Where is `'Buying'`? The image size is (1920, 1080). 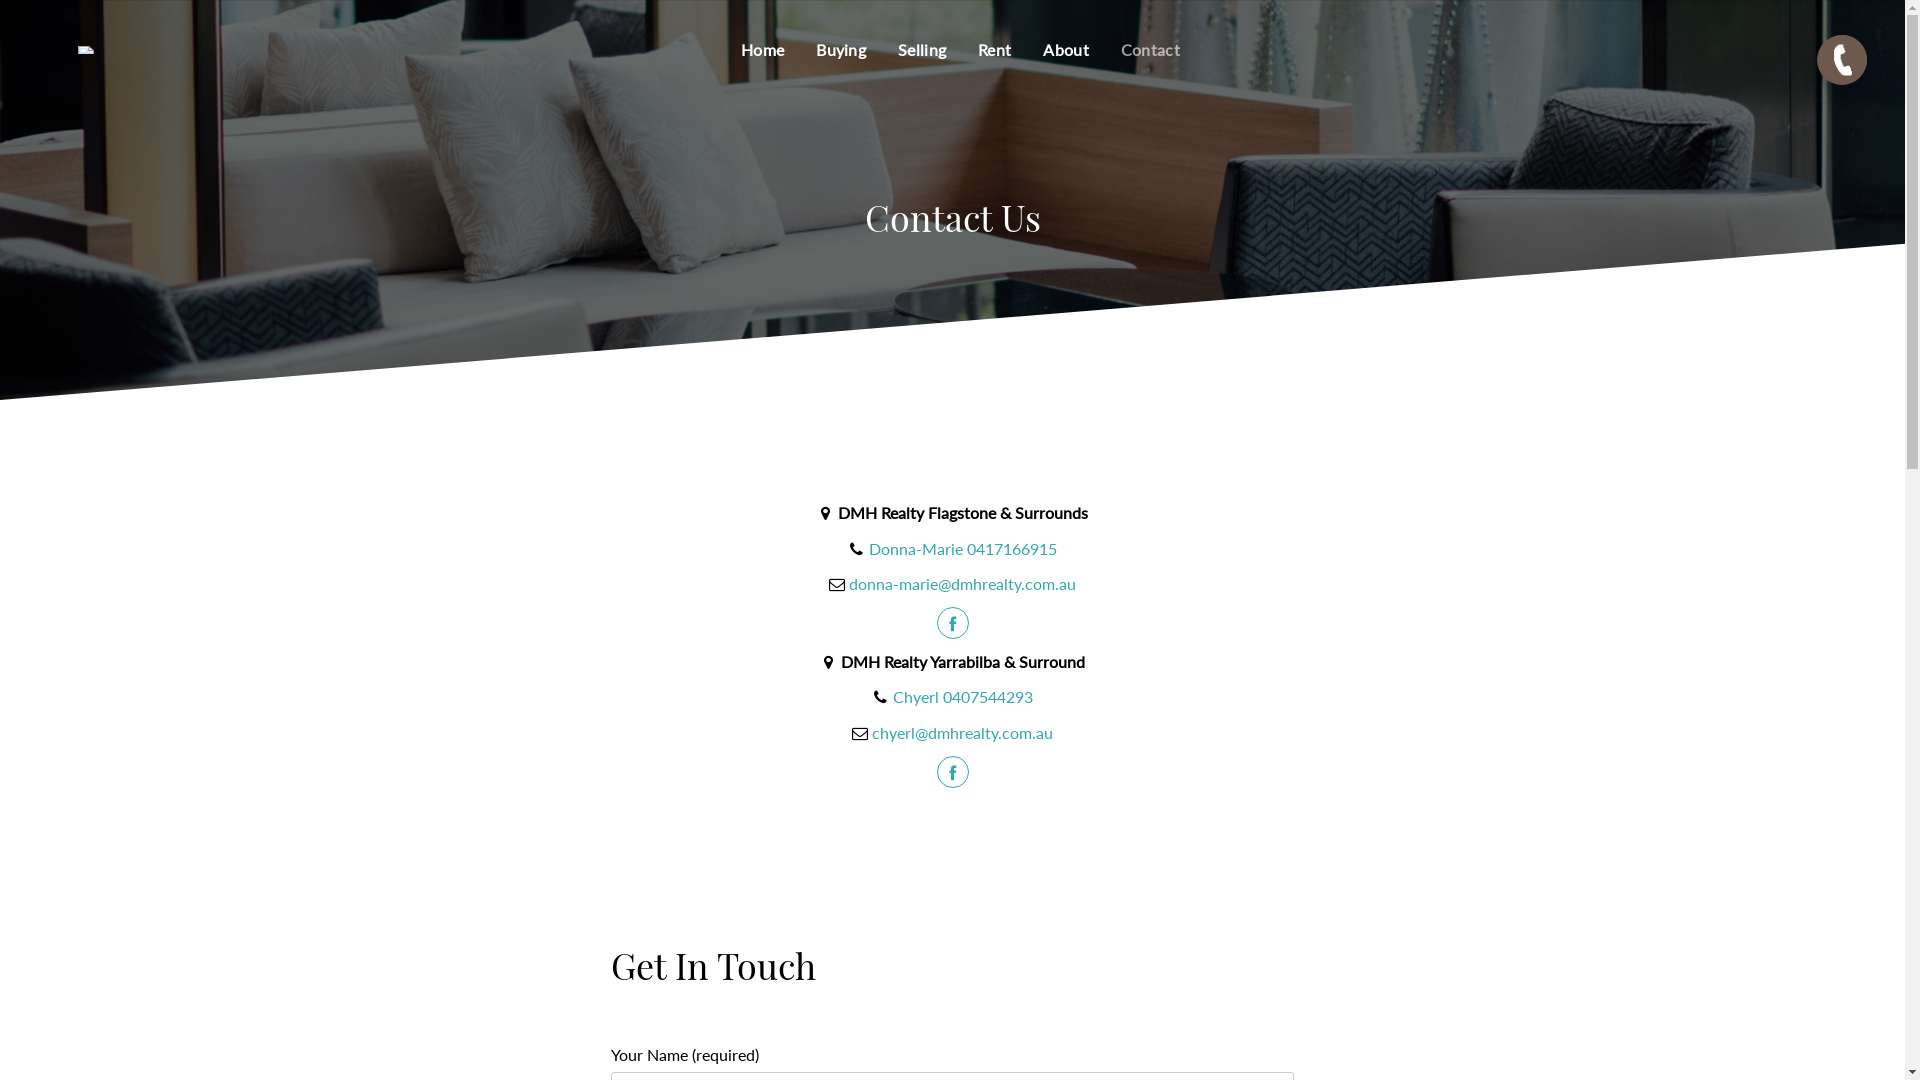 'Buying' is located at coordinates (840, 49).